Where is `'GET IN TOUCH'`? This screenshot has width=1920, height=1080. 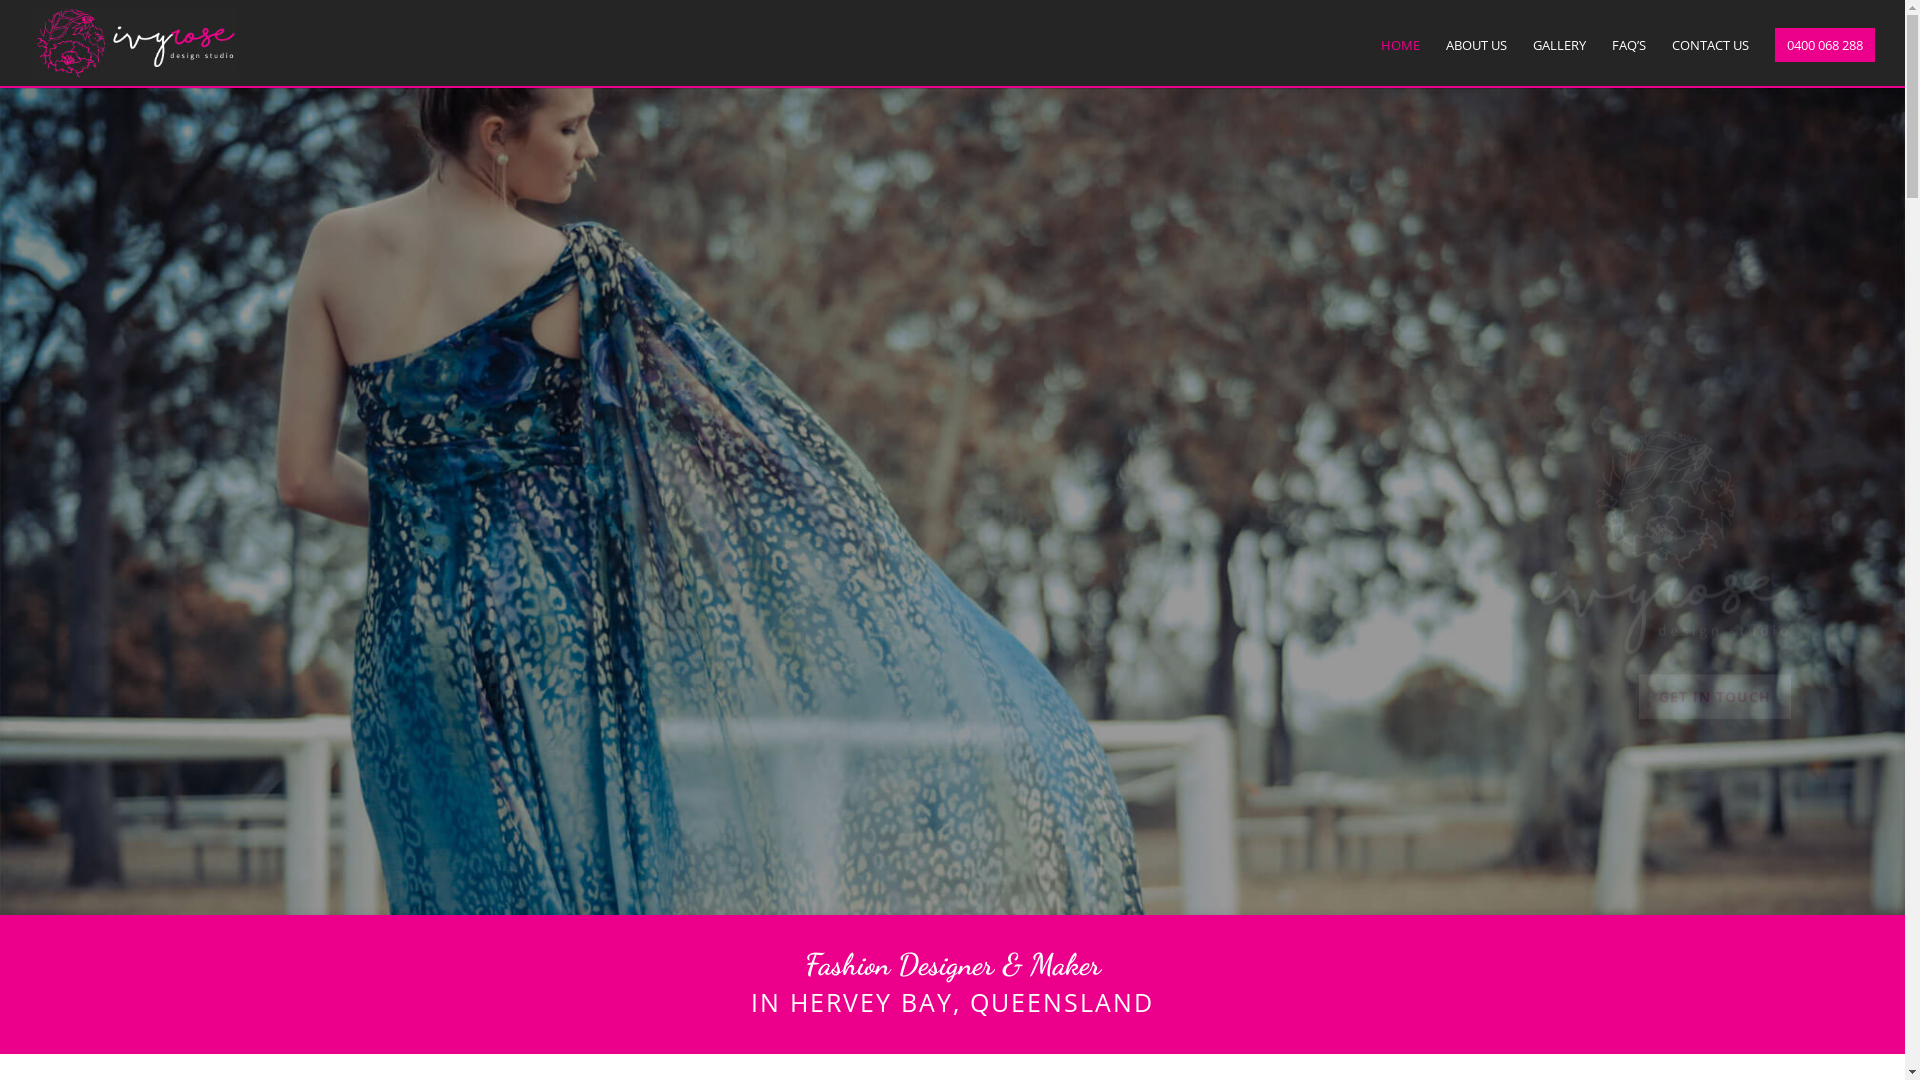 'GET IN TOUCH' is located at coordinates (113, 621).